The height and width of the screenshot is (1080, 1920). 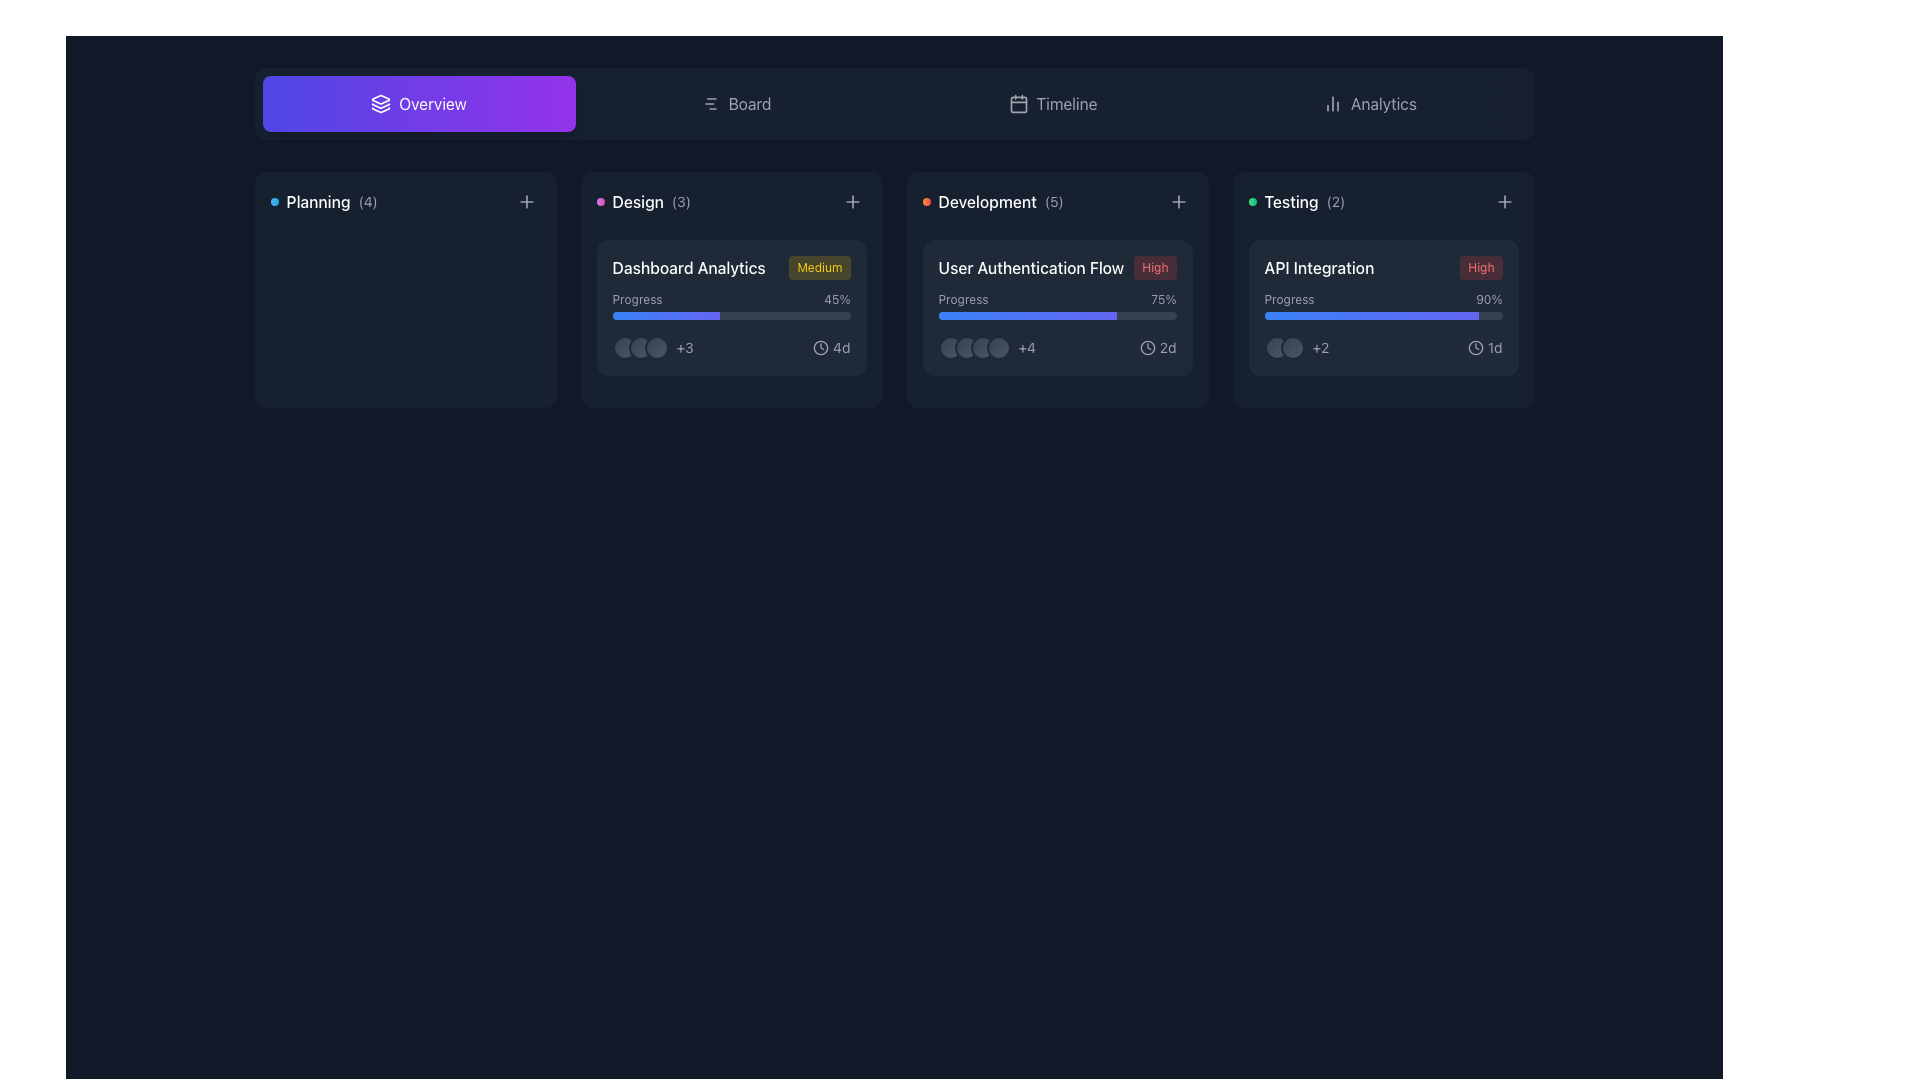 What do you see at coordinates (987, 201) in the screenshot?
I see `the text label displaying 'Development' in white color, which is located between an orange dot on the left and a gray '(5)' indicator on the right` at bounding box center [987, 201].